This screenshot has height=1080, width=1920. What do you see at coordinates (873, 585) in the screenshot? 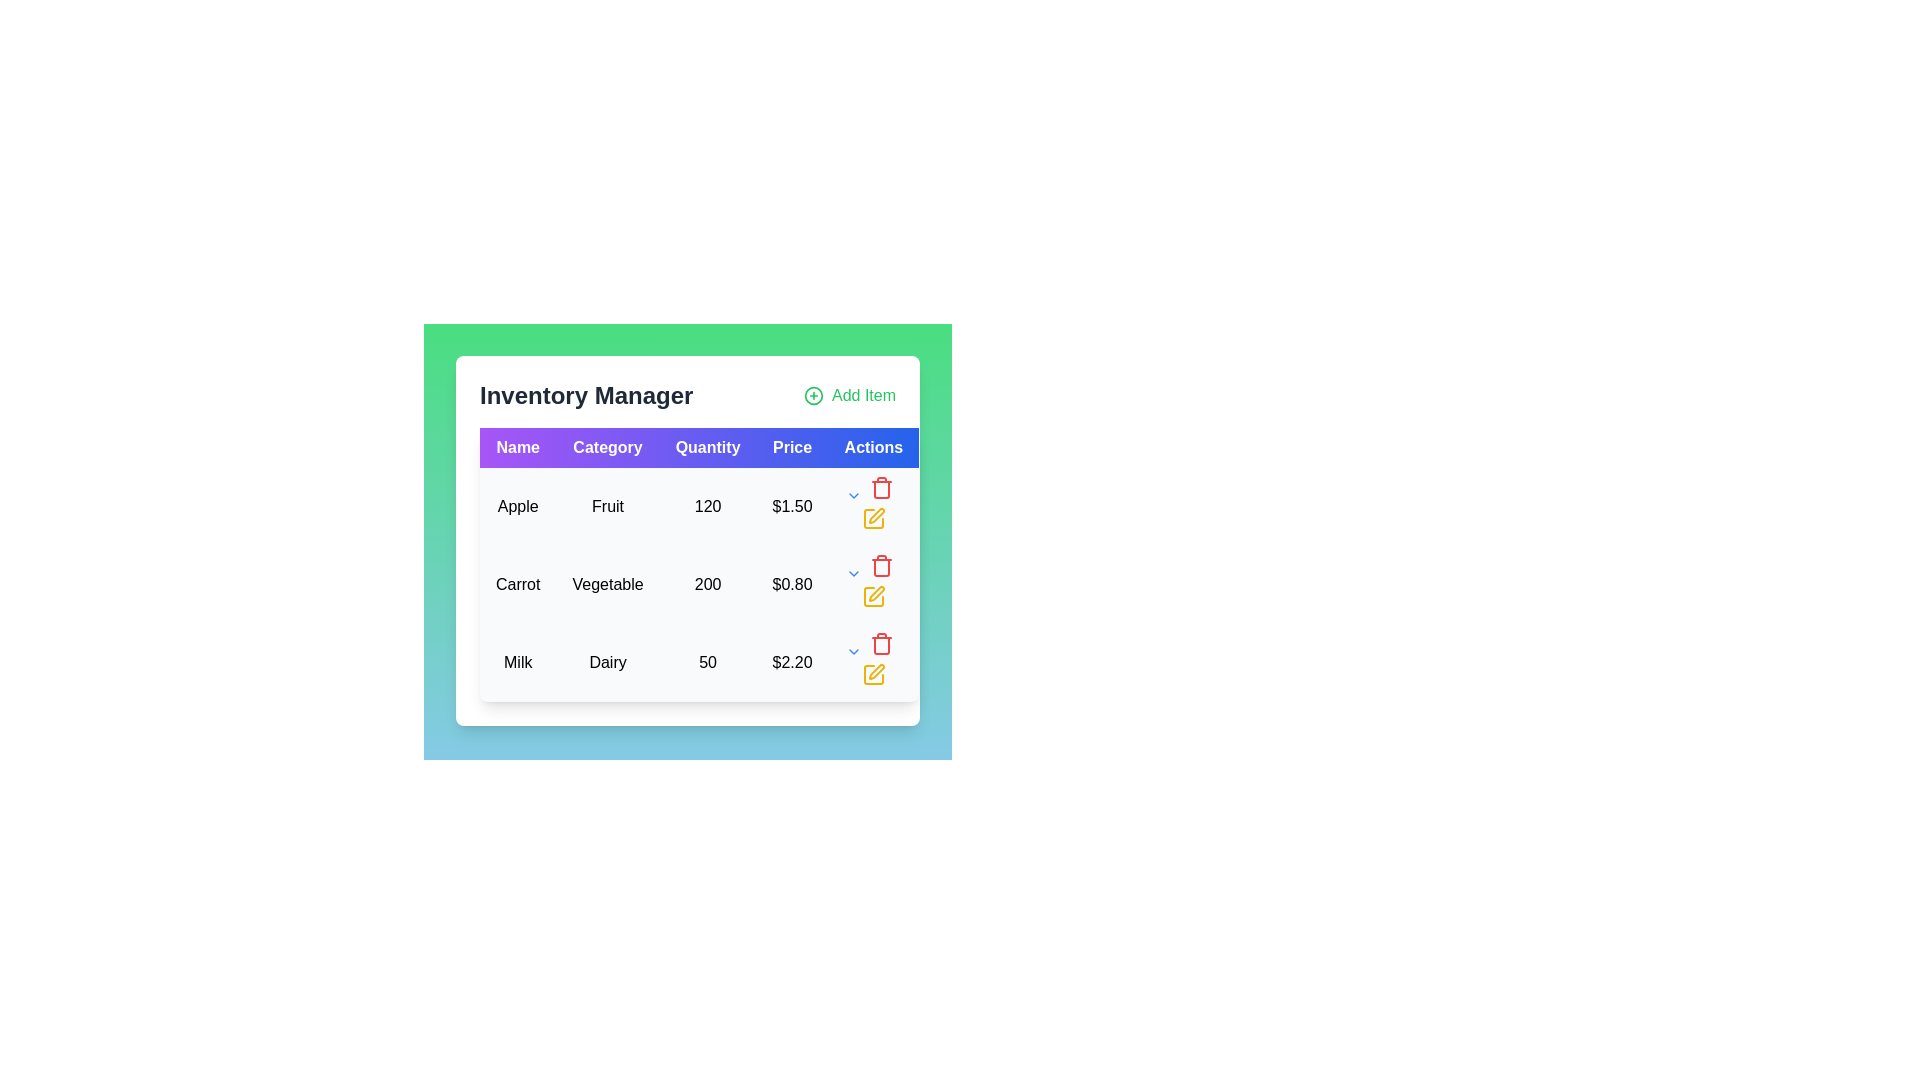
I see `the edit button located in the last column of the second row under the 'Actions' heading to modify the details of the 'Carrot' entry` at bounding box center [873, 585].